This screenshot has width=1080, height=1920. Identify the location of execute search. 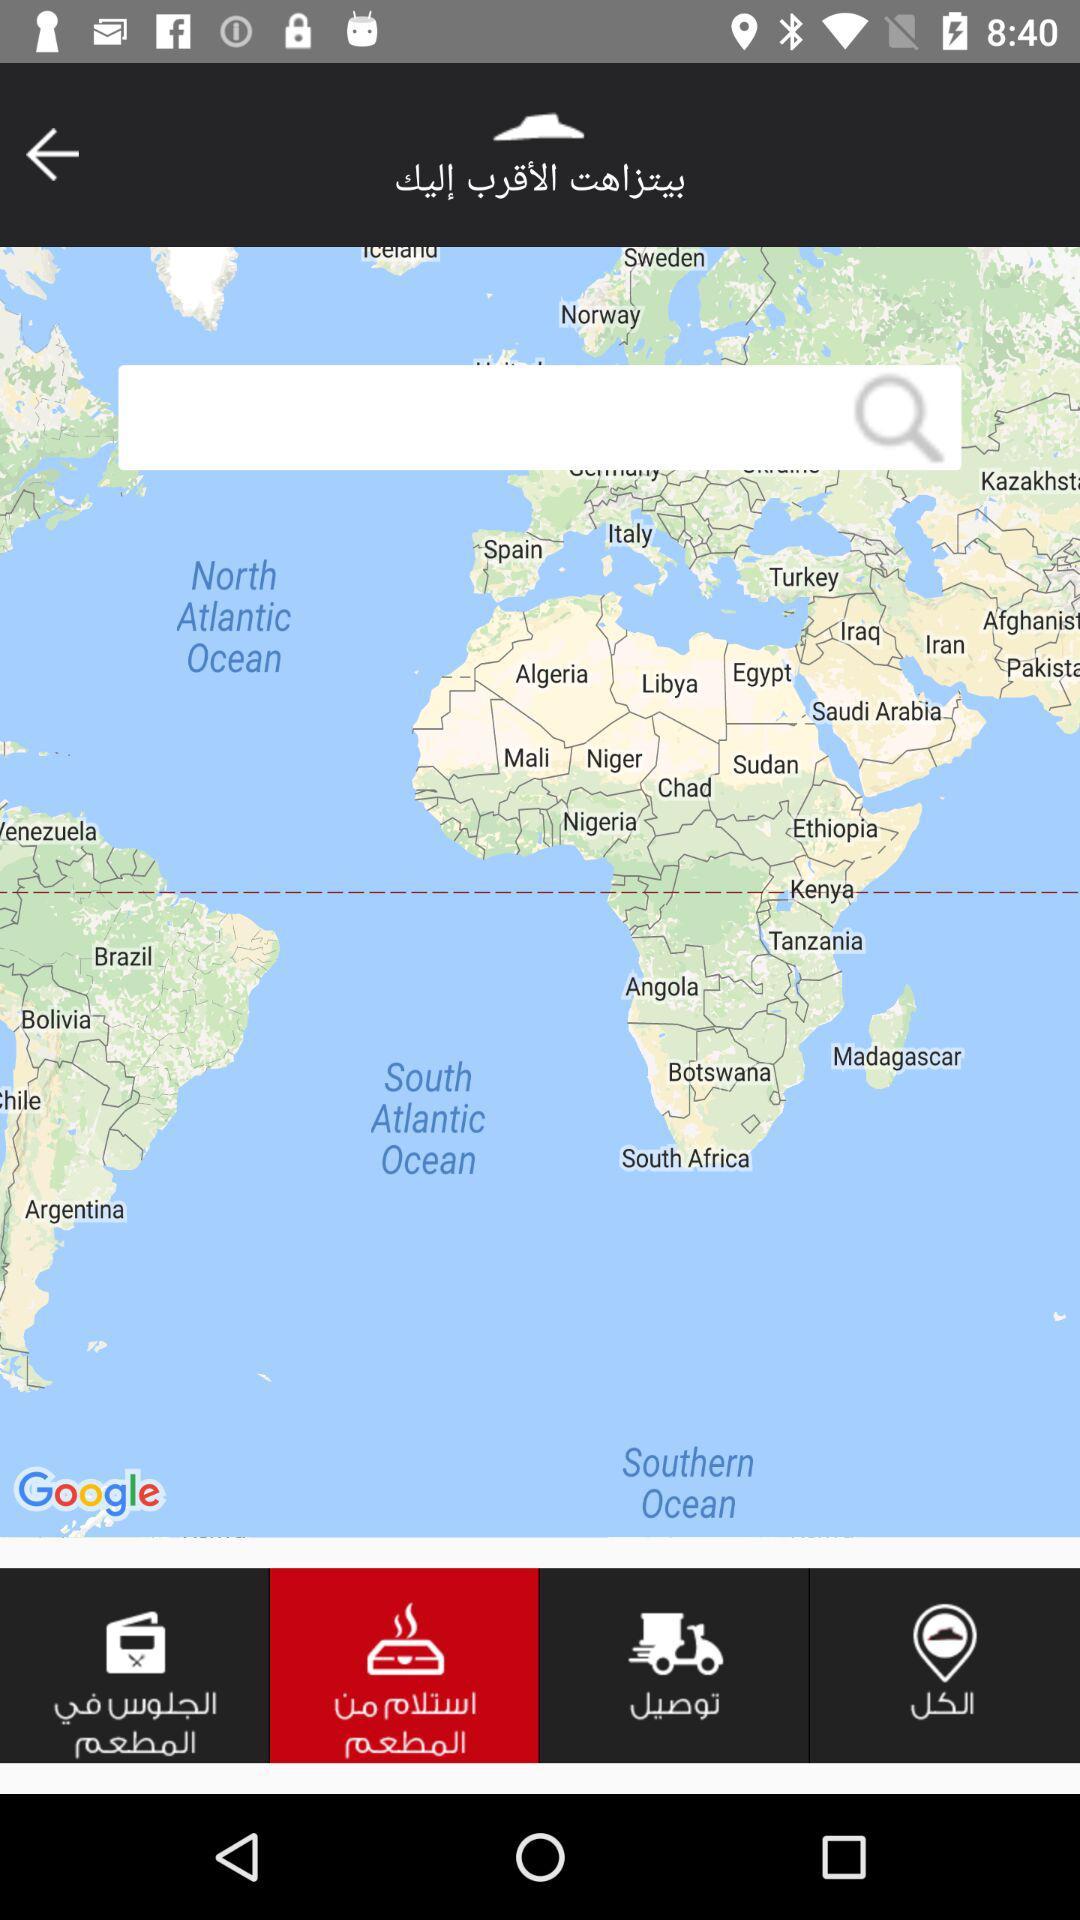
(898, 416).